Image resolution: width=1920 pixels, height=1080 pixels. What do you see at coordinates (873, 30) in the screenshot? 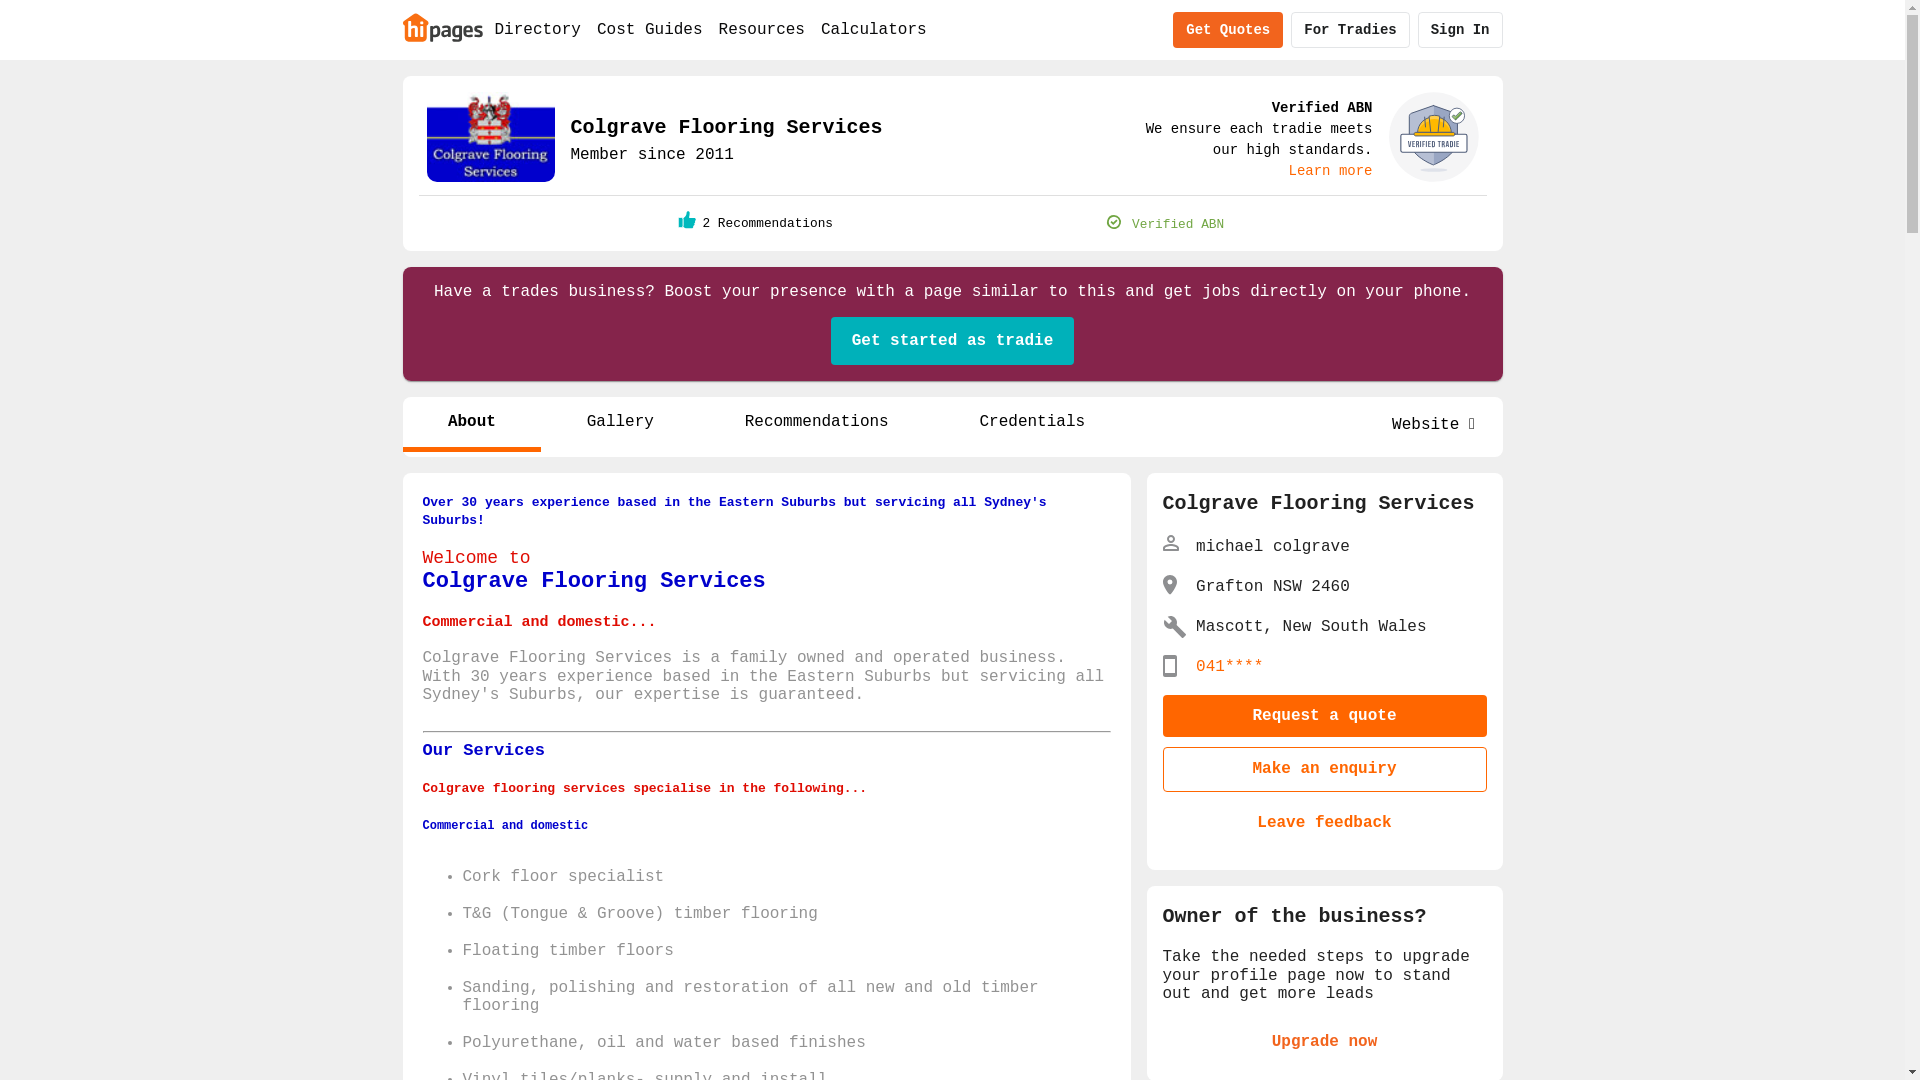
I see `'Calculators'` at bounding box center [873, 30].